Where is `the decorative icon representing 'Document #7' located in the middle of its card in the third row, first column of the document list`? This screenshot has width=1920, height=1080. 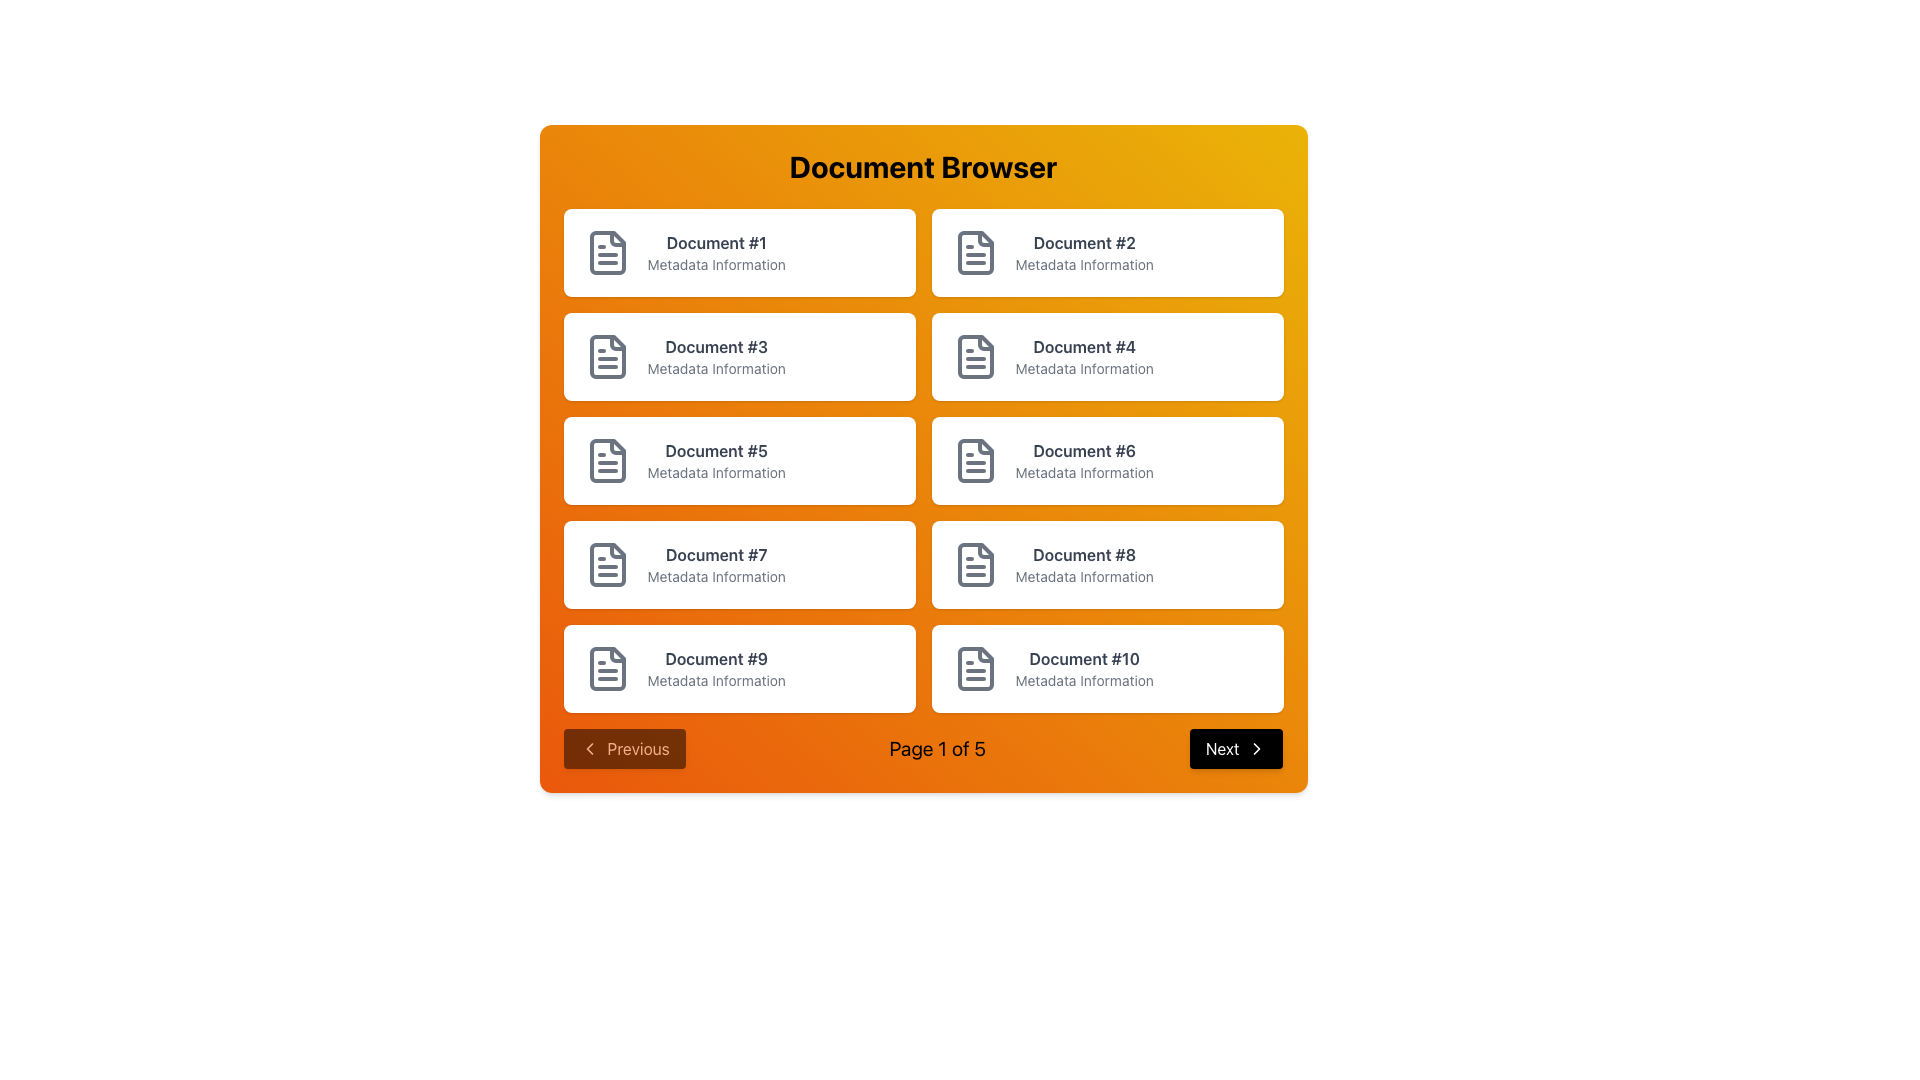
the decorative icon representing 'Document #7' located in the middle of its card in the third row, first column of the document list is located at coordinates (606, 564).